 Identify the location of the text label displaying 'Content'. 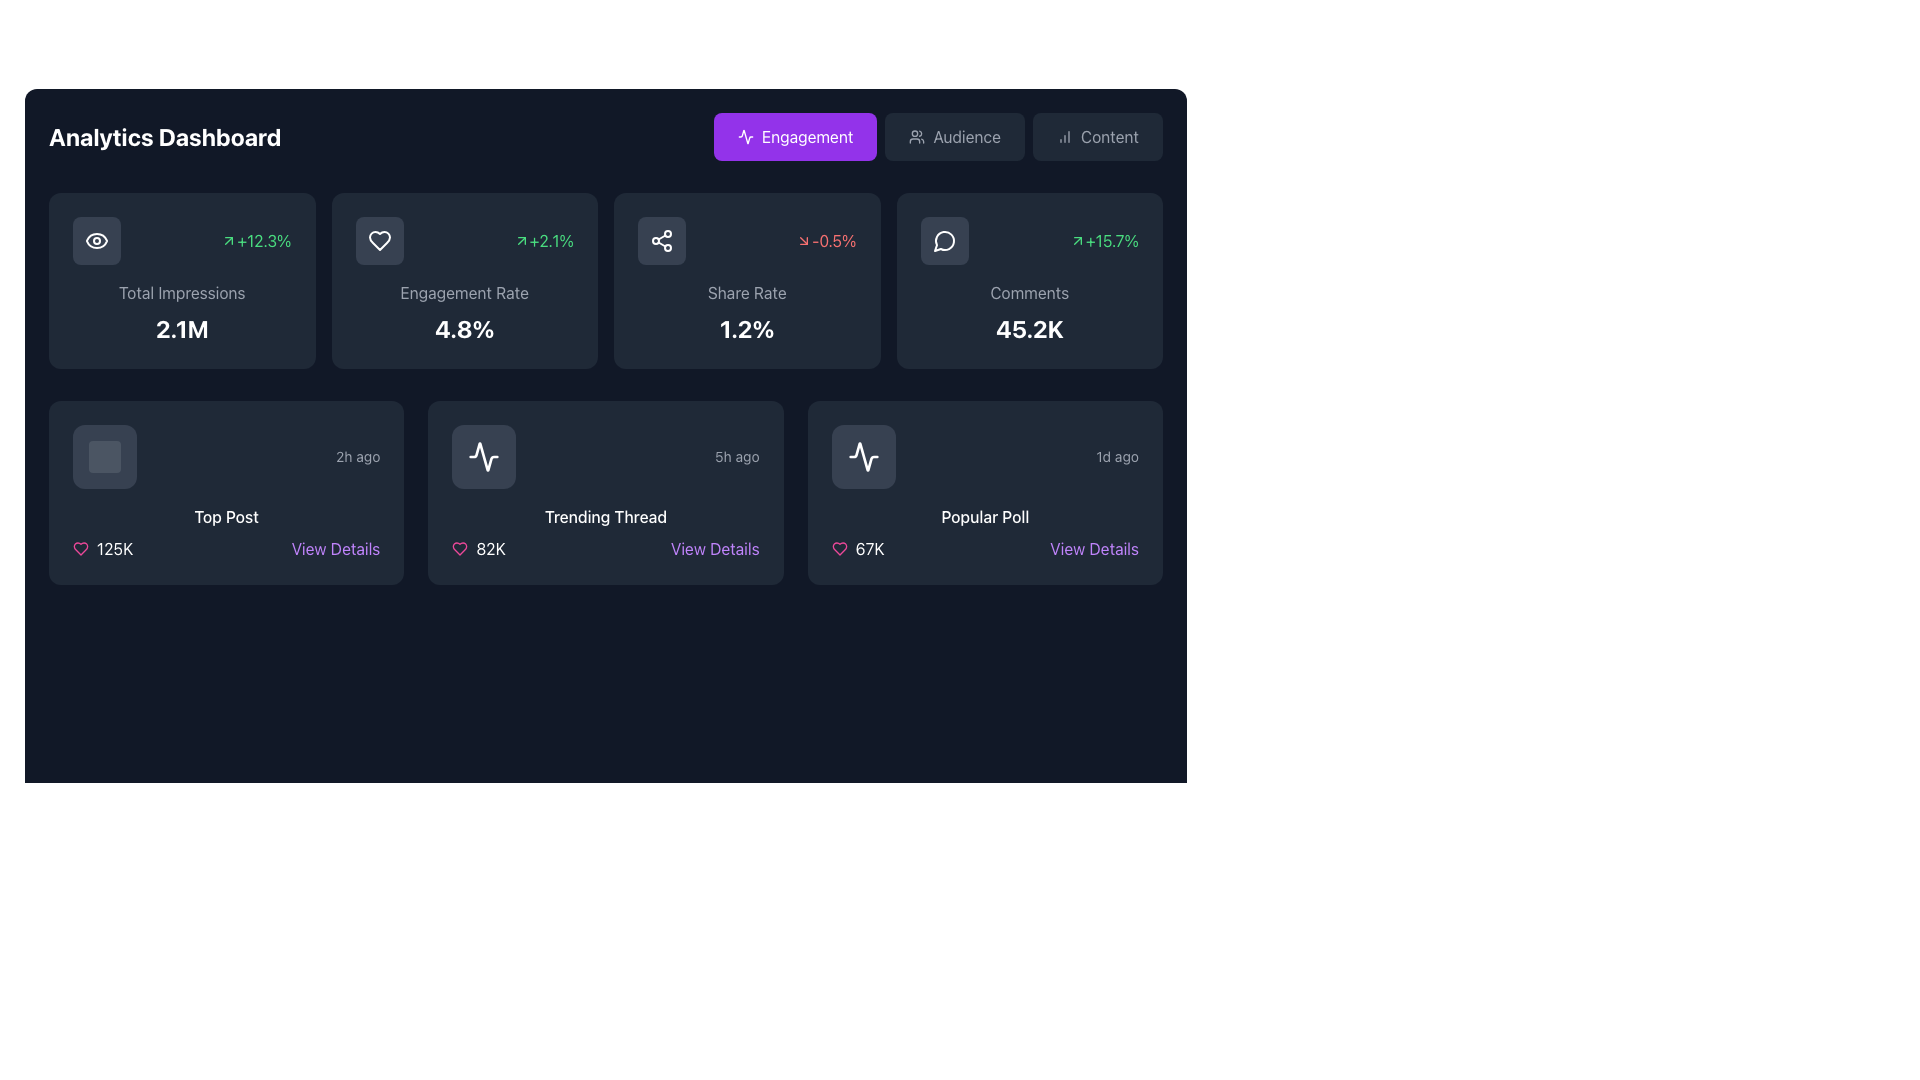
(1108, 136).